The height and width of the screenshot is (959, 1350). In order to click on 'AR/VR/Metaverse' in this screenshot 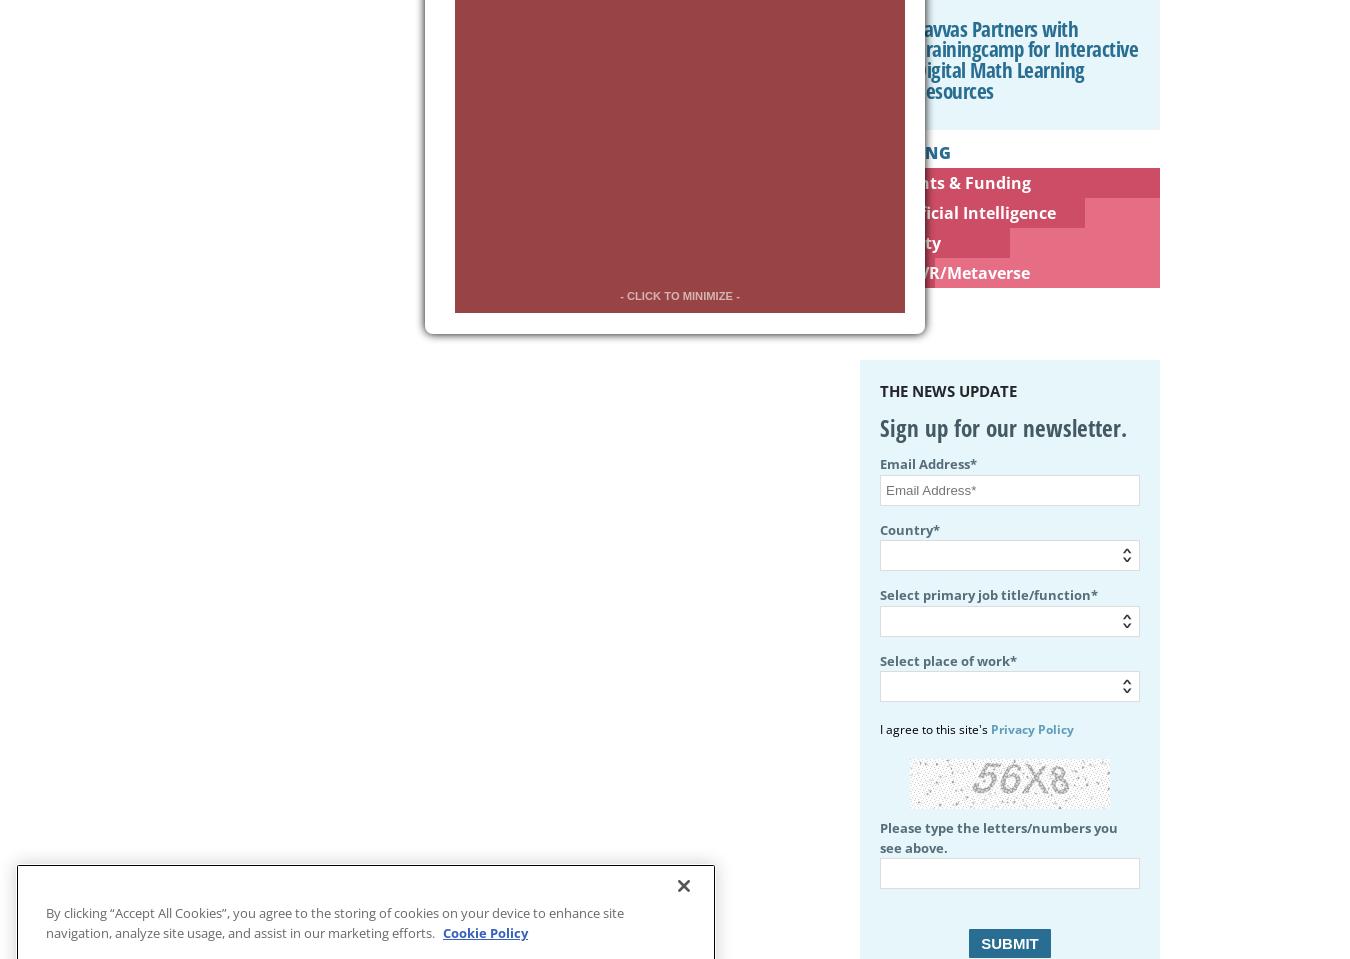, I will do `click(958, 271)`.